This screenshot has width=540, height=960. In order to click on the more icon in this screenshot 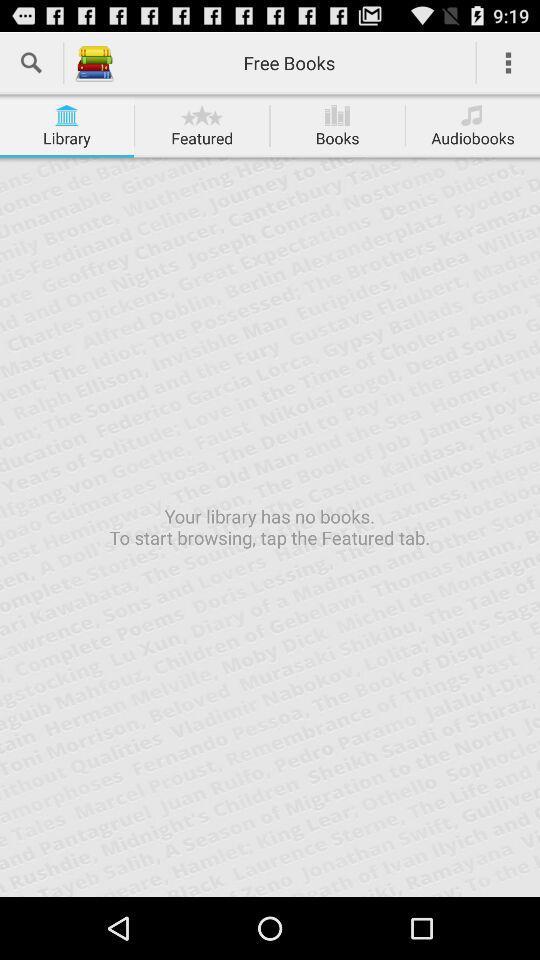, I will do `click(508, 67)`.